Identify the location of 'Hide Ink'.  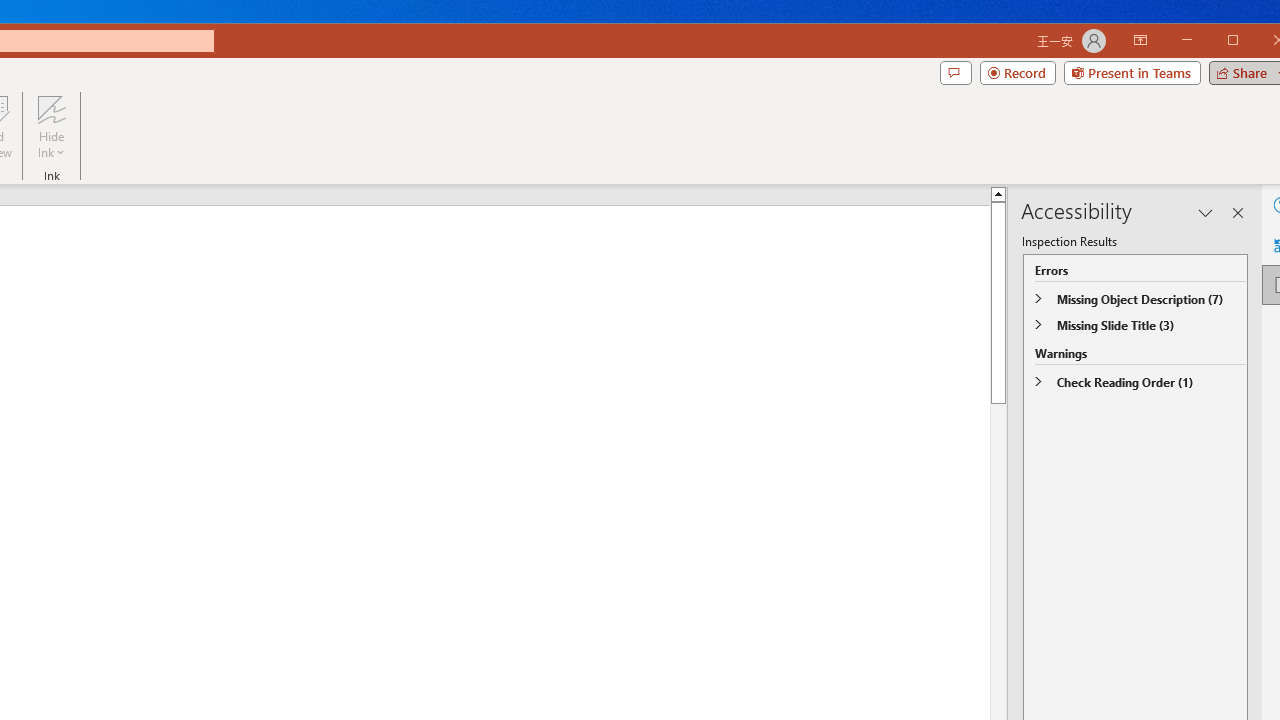
(51, 109).